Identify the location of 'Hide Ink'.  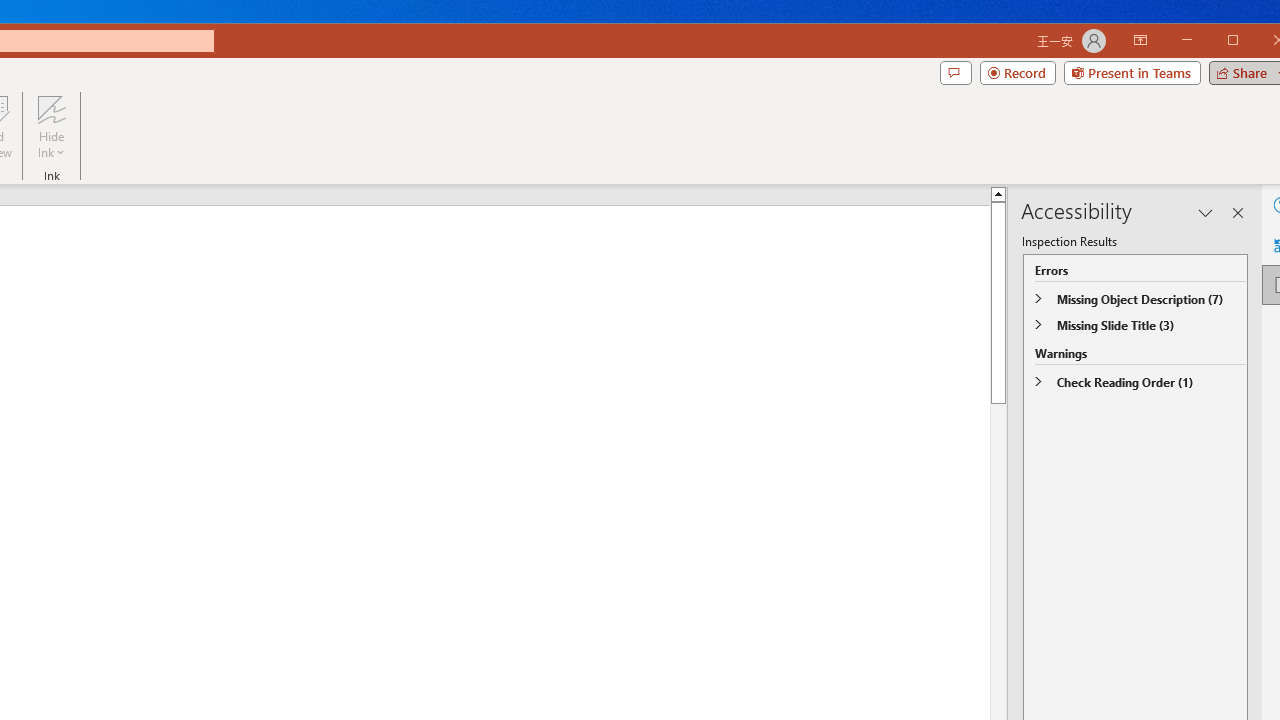
(51, 109).